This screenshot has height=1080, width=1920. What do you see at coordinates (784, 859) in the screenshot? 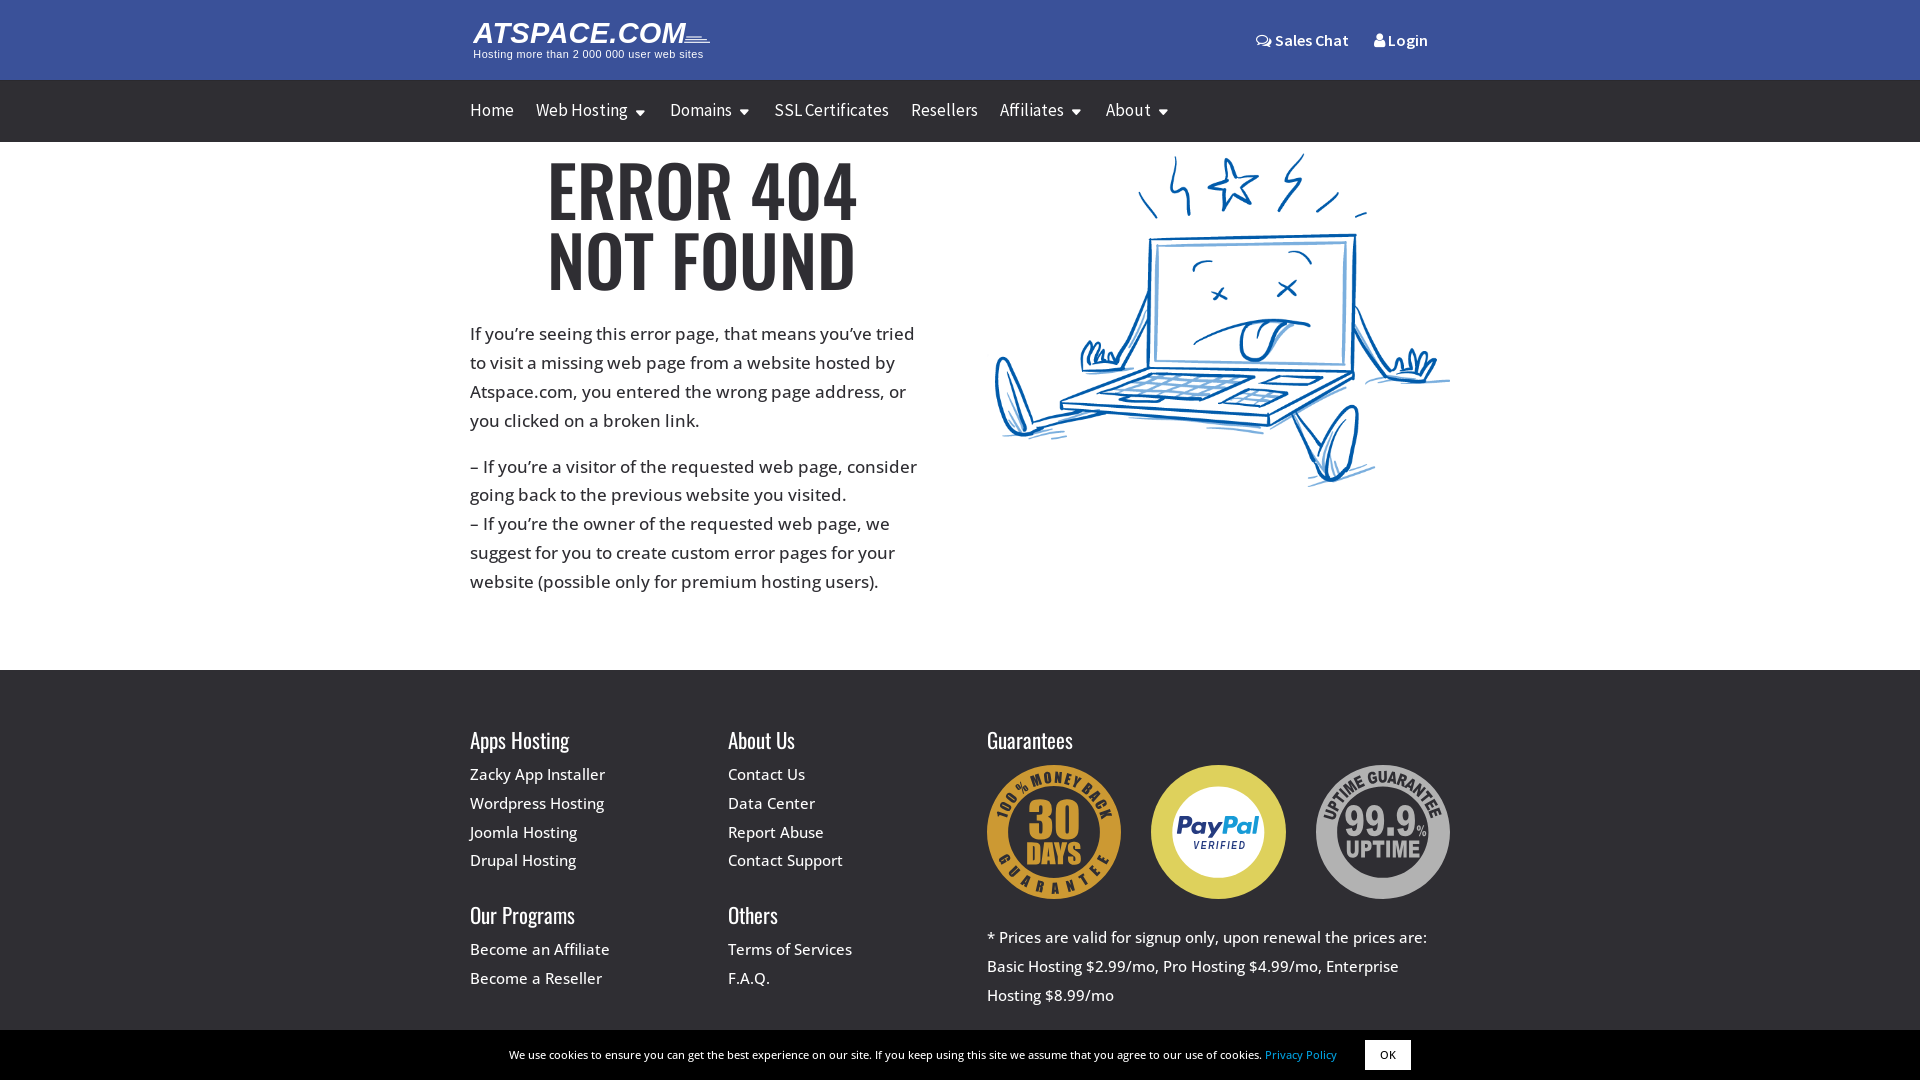
I see `'Contact Support'` at bounding box center [784, 859].